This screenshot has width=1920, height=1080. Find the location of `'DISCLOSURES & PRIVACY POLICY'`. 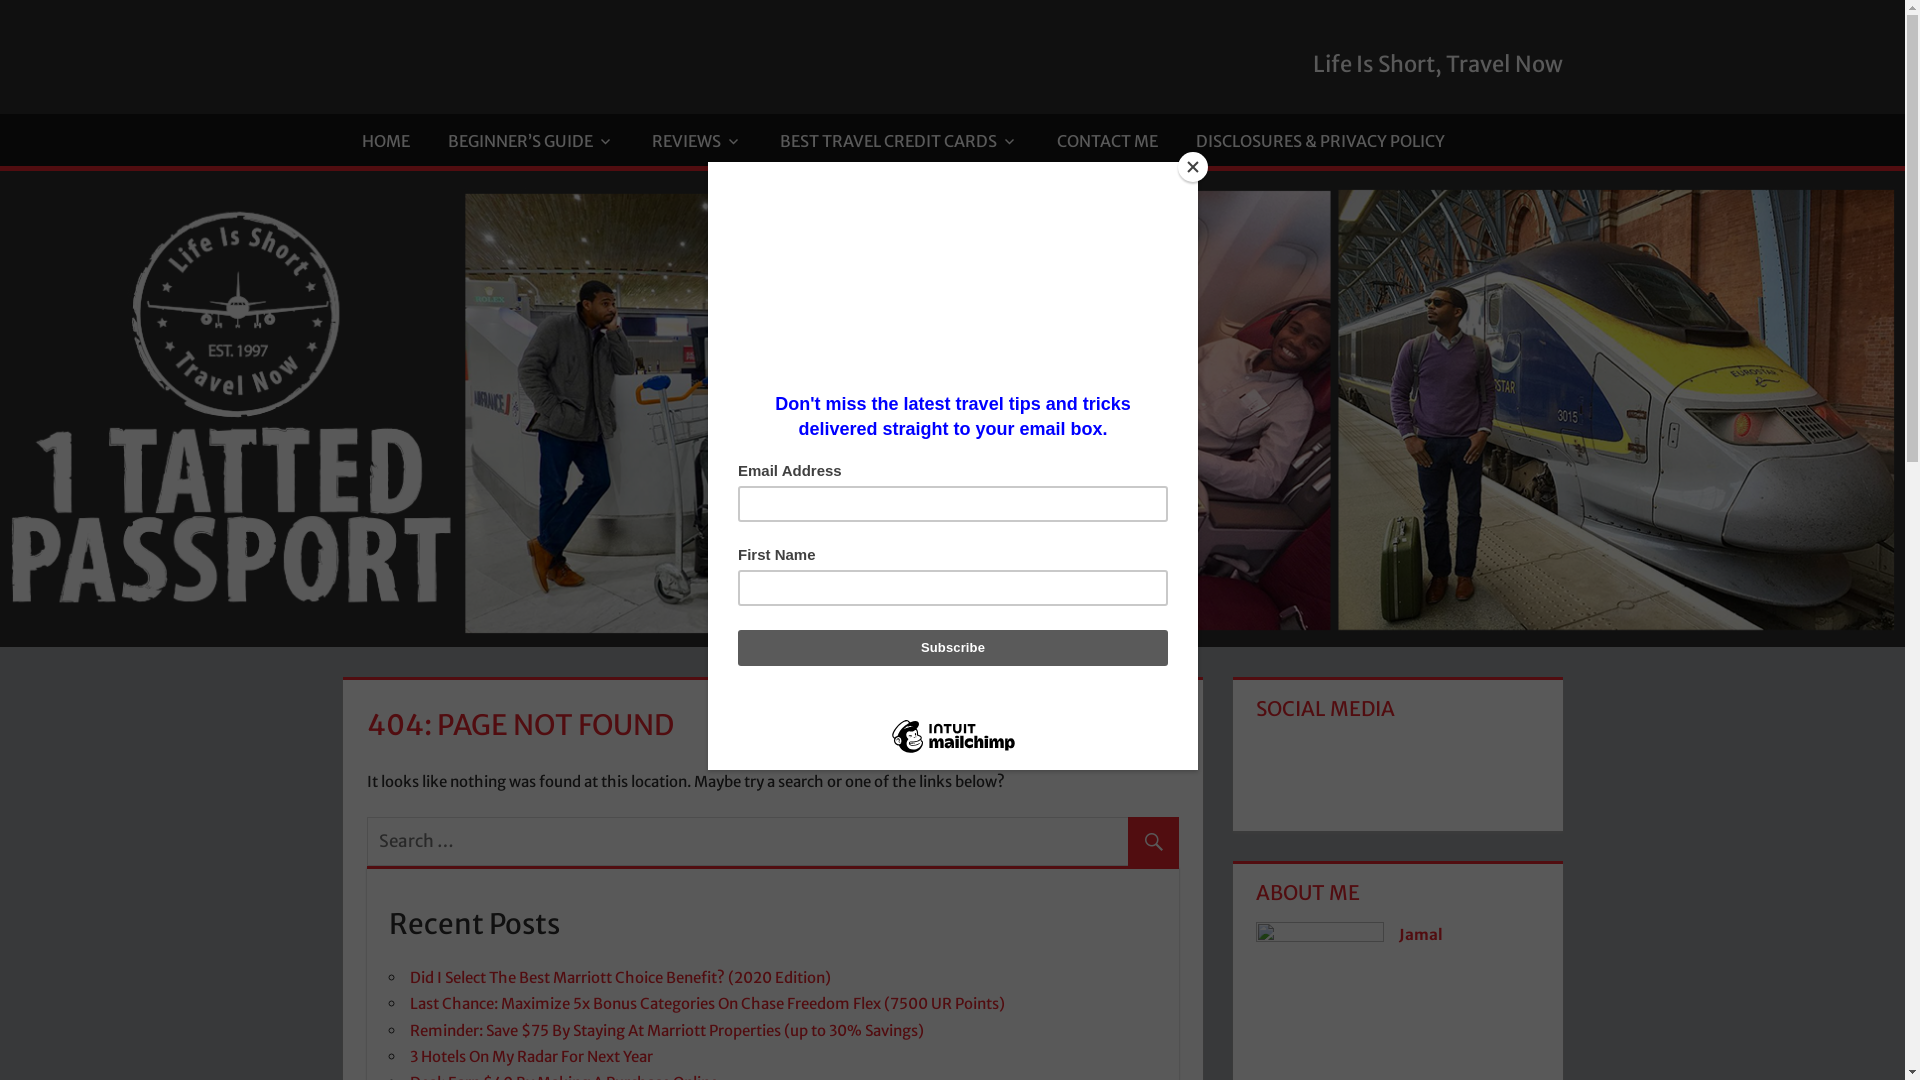

'DISCLOSURES & PRIVACY POLICY' is located at coordinates (1320, 138).